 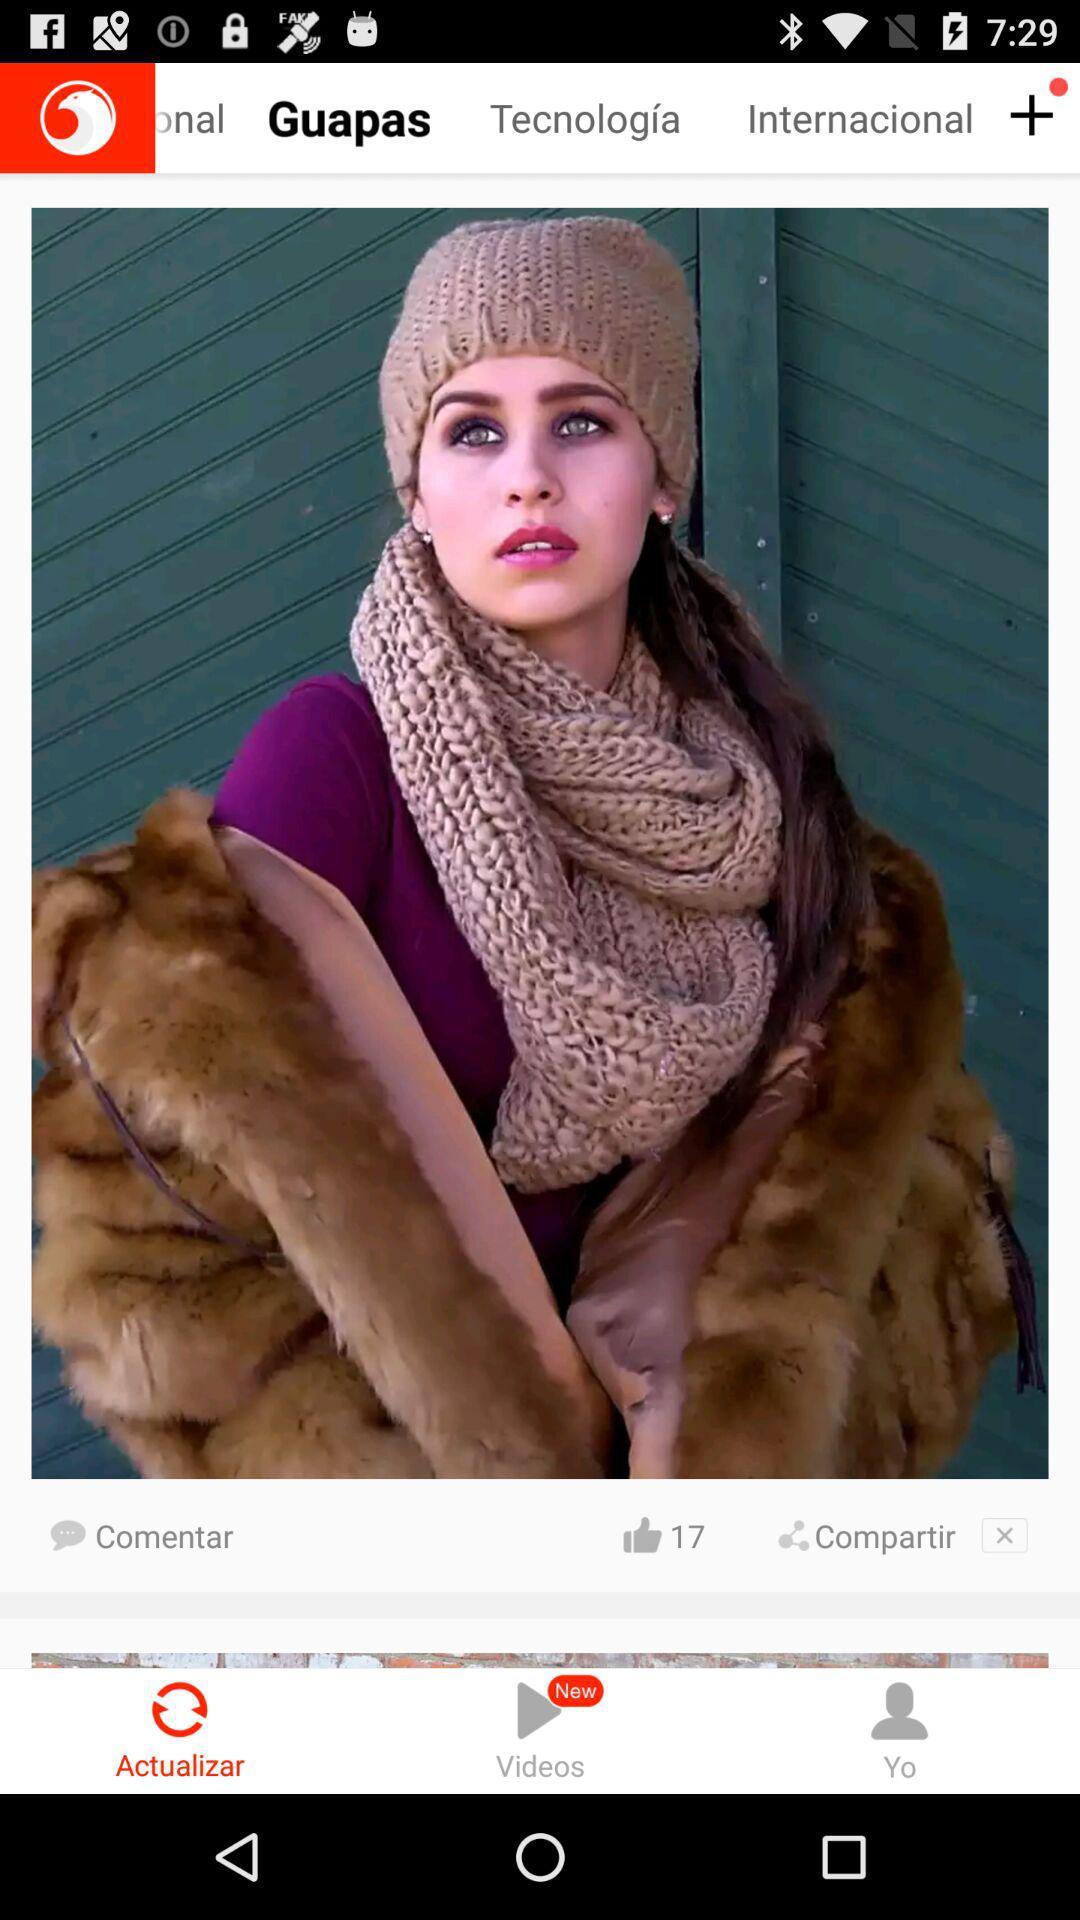 What do you see at coordinates (76, 117) in the screenshot?
I see `he can activate the simple voice command` at bounding box center [76, 117].